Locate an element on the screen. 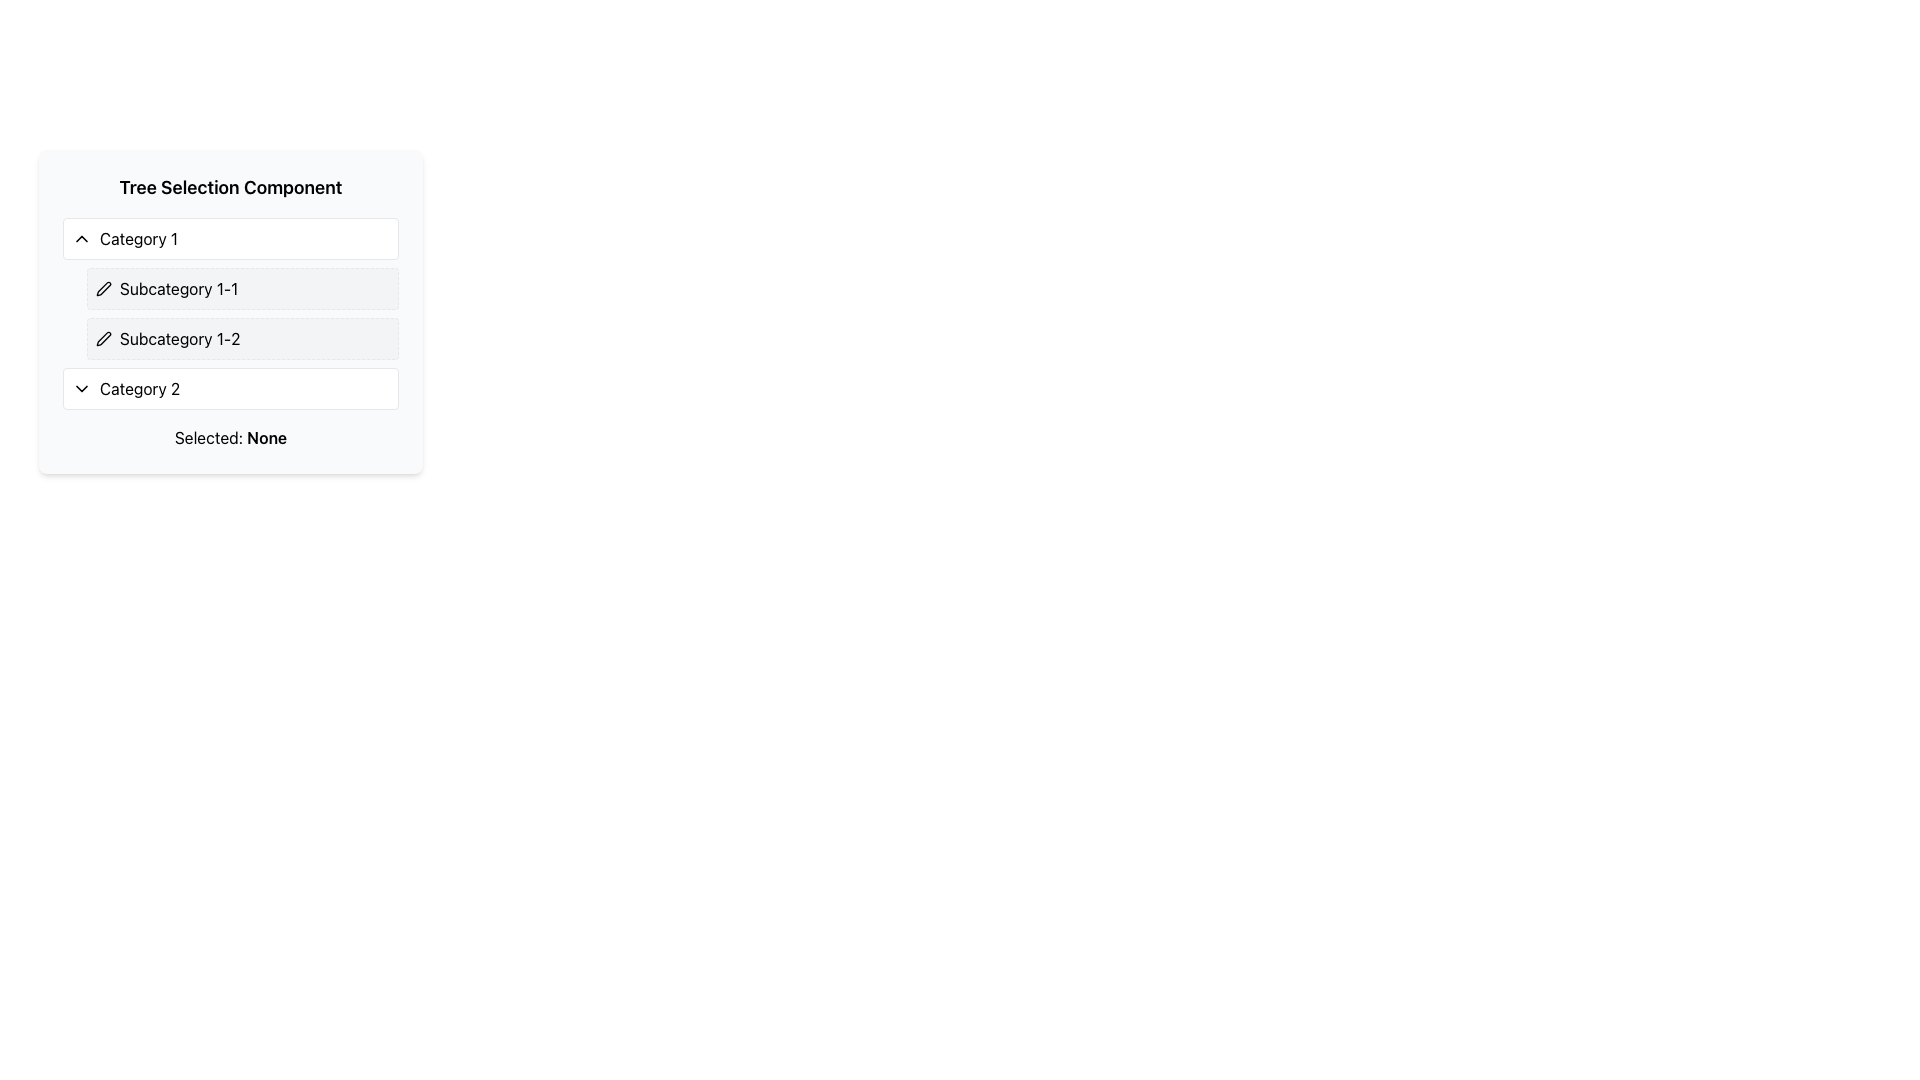 Image resolution: width=1920 pixels, height=1080 pixels. the interactive list item labeled 'Subcategory 1-2' with a light gray background and dashed borders is located at coordinates (242, 338).